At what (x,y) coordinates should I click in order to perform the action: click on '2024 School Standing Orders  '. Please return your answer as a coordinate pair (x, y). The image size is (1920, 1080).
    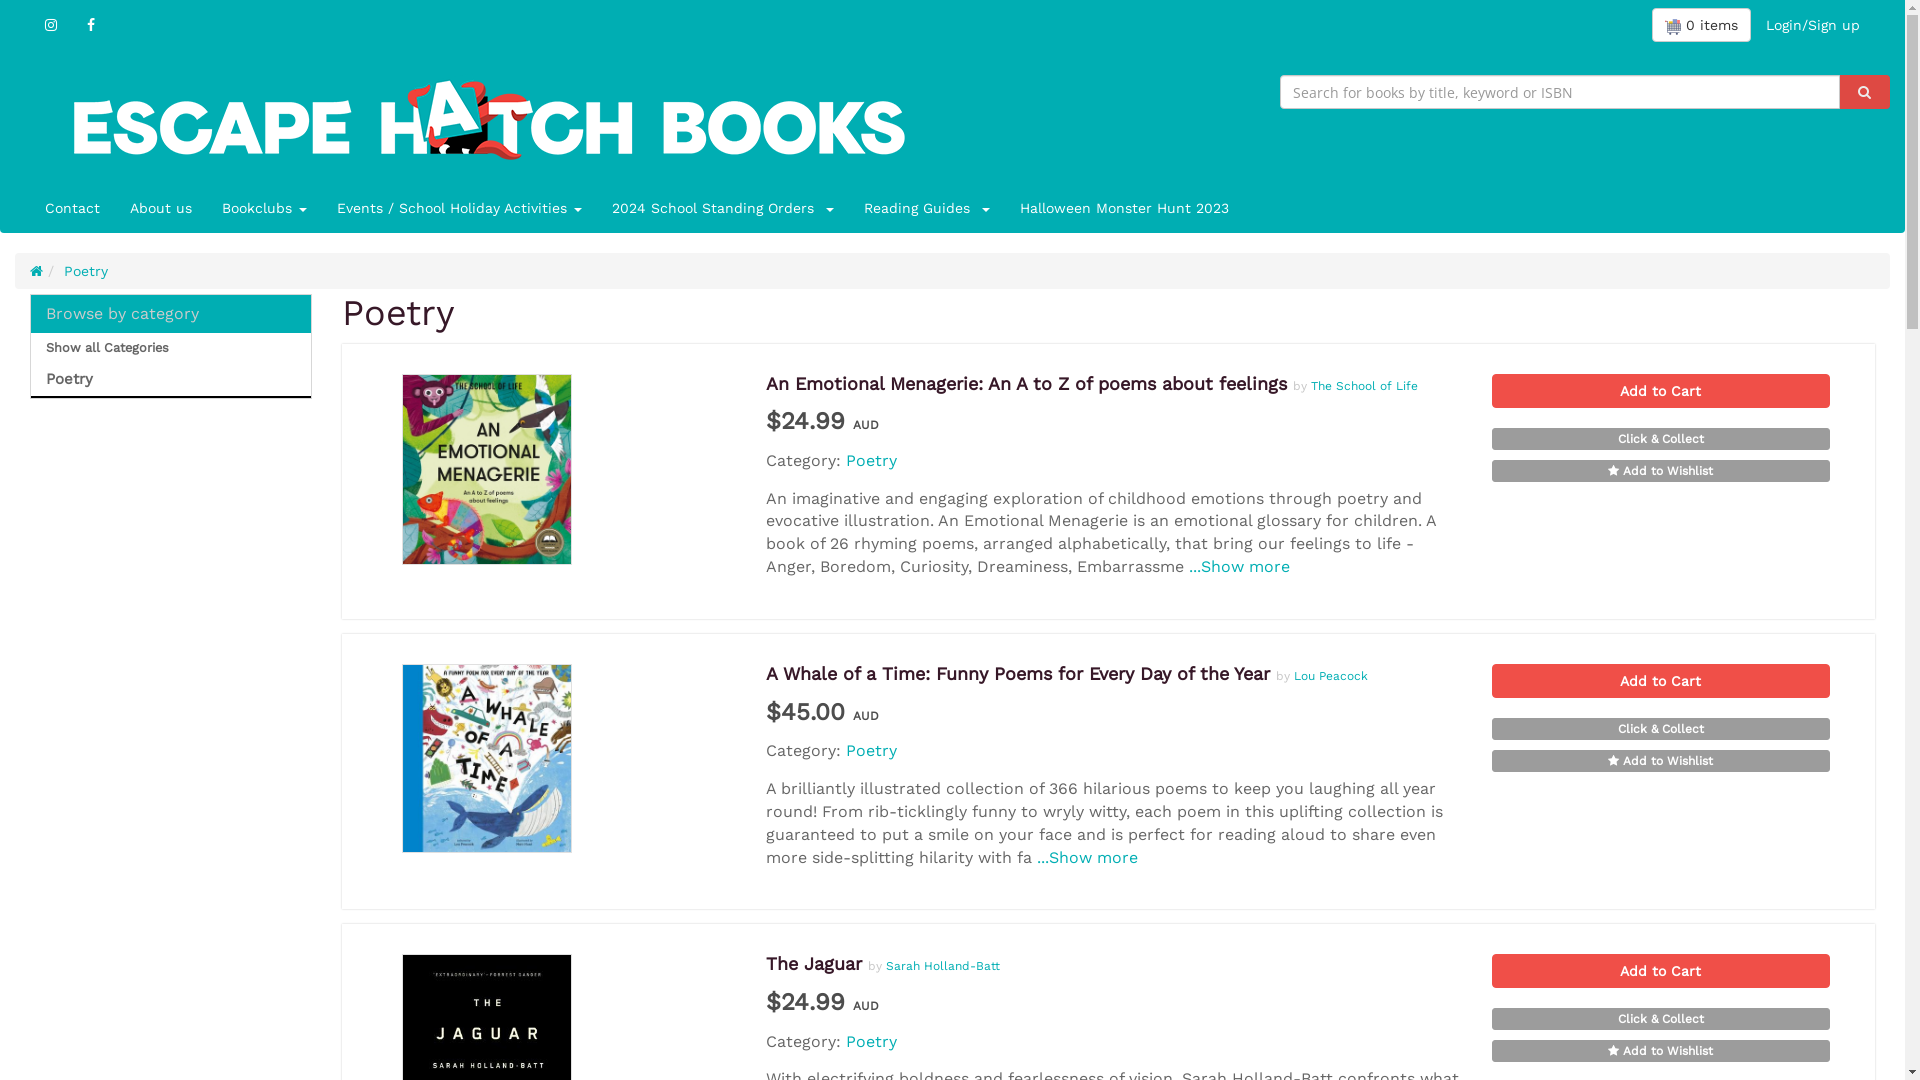
    Looking at the image, I should click on (722, 208).